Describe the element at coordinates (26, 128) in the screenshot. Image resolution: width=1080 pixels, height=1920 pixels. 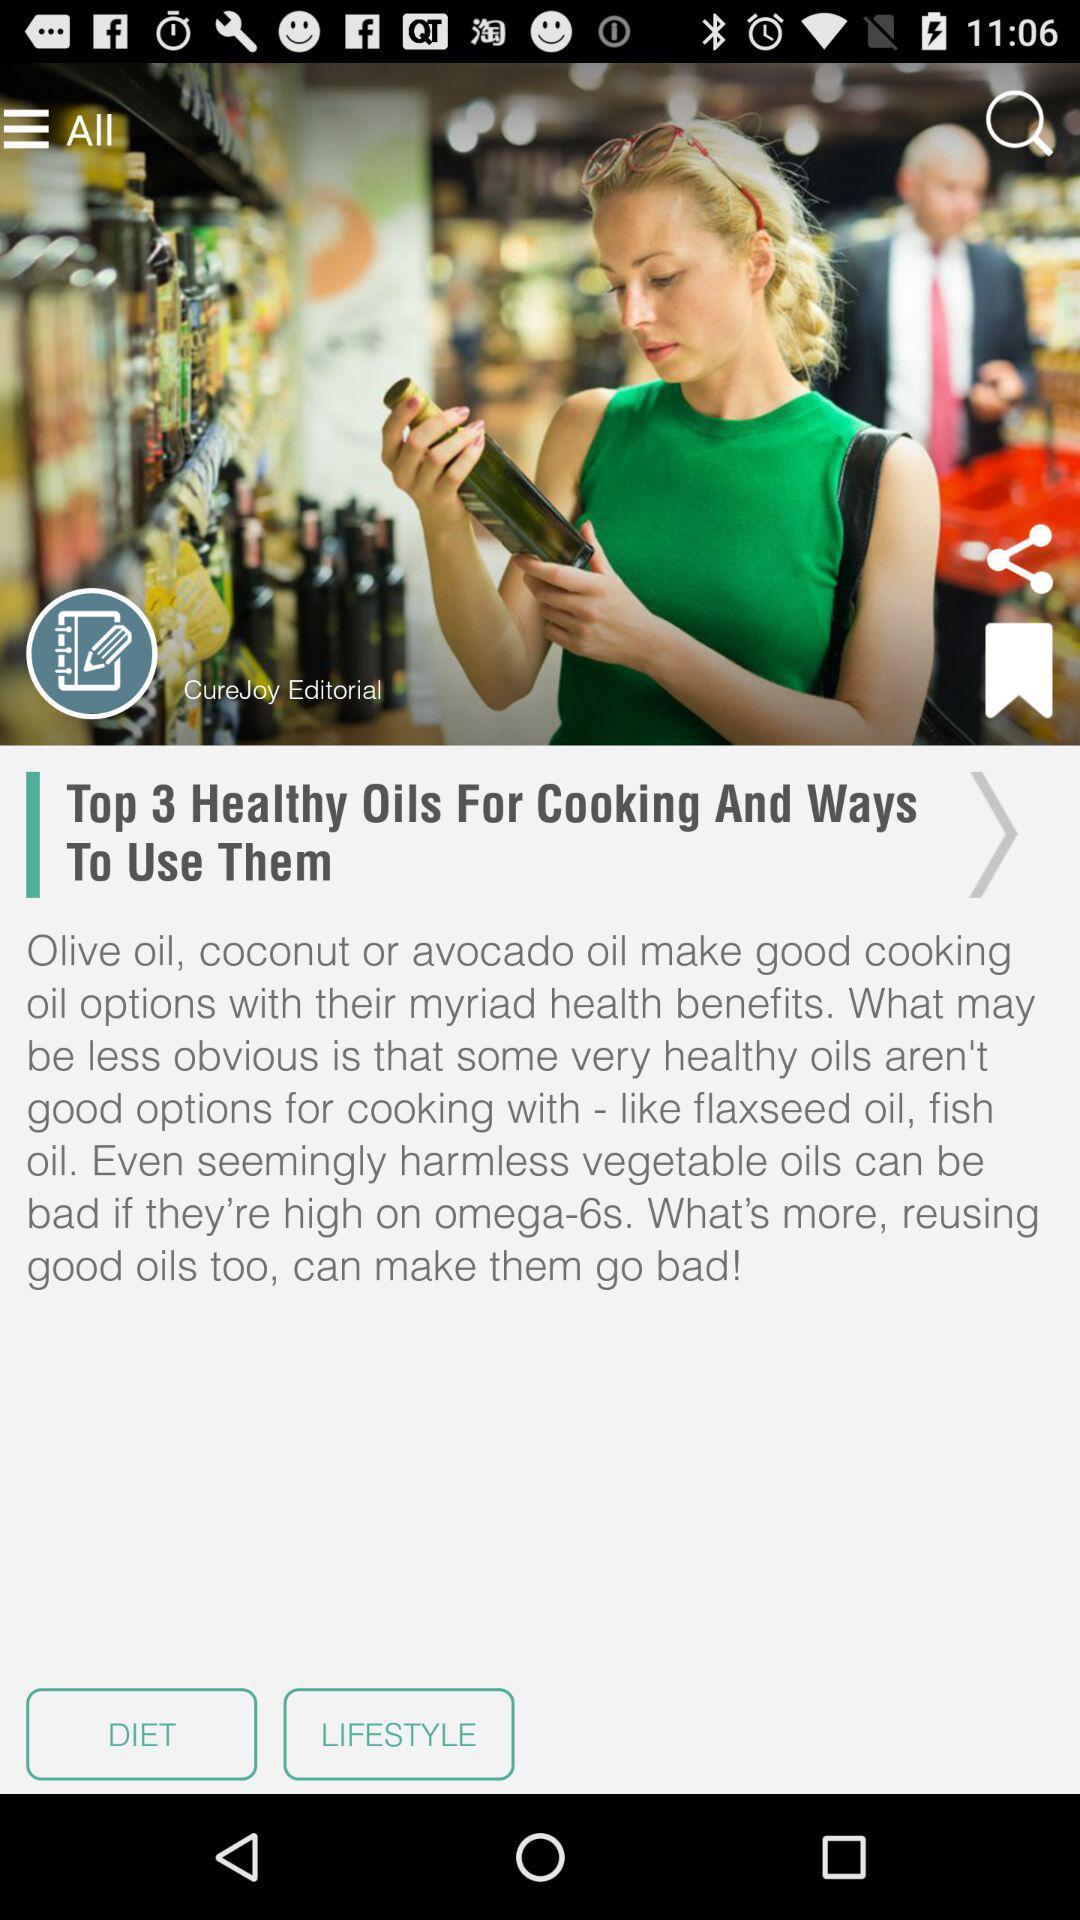
I see `menu` at that location.